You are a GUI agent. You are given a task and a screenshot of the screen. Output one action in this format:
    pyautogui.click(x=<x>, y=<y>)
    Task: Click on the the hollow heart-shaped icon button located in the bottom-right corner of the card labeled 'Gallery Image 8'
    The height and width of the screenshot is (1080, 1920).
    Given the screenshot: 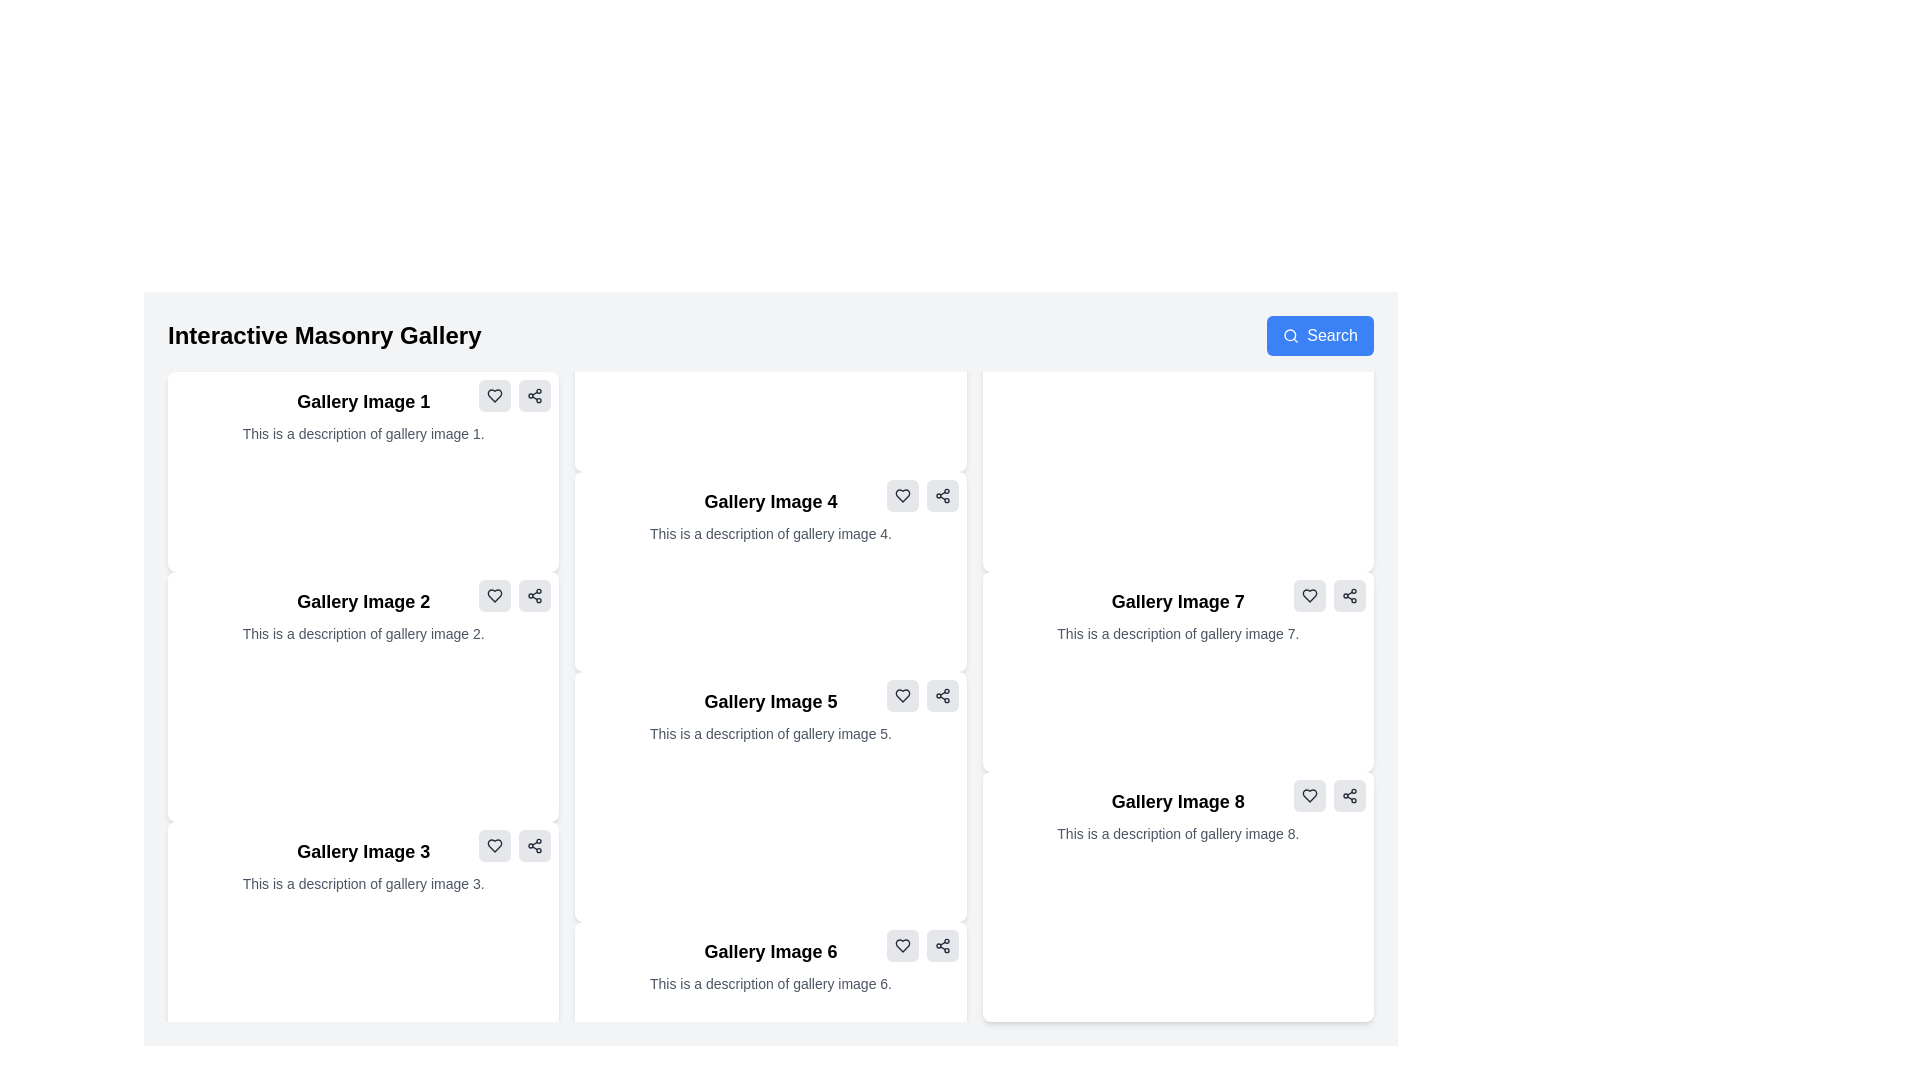 What is the action you would take?
    pyautogui.click(x=1310, y=794)
    